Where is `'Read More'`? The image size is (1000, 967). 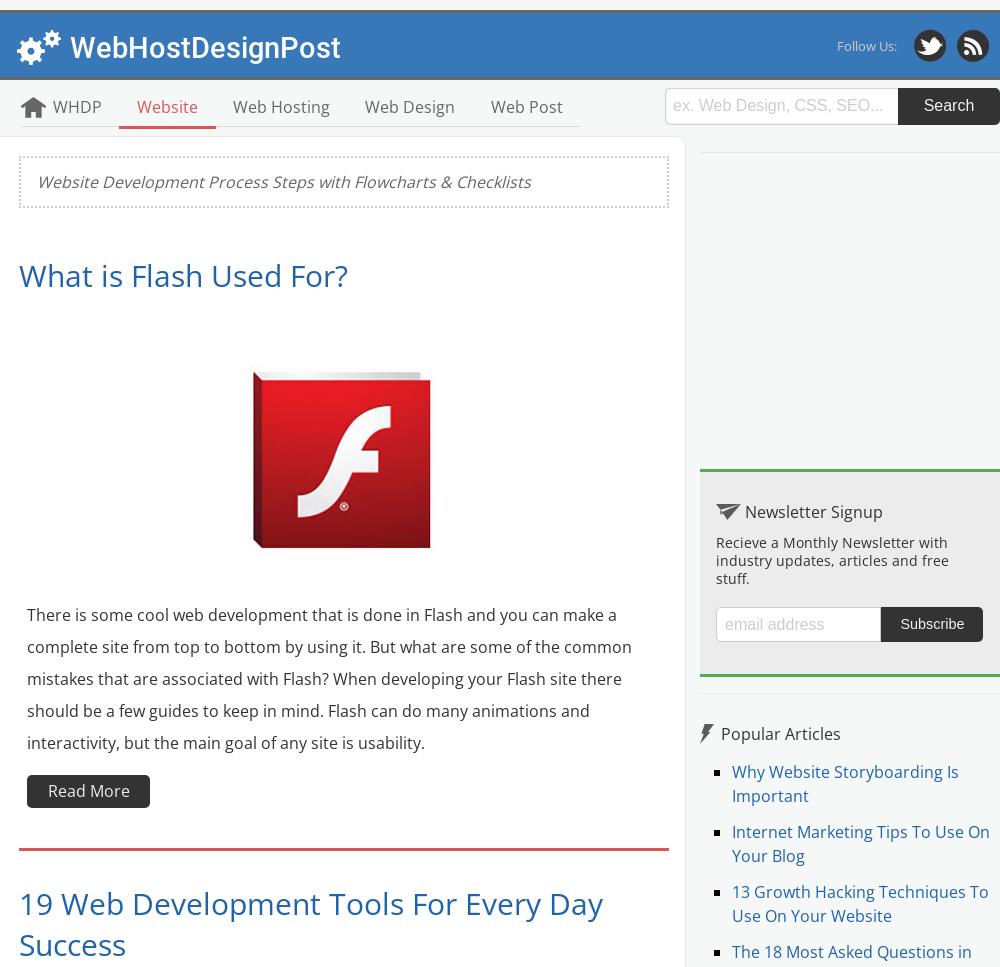 'Read More' is located at coordinates (87, 789).